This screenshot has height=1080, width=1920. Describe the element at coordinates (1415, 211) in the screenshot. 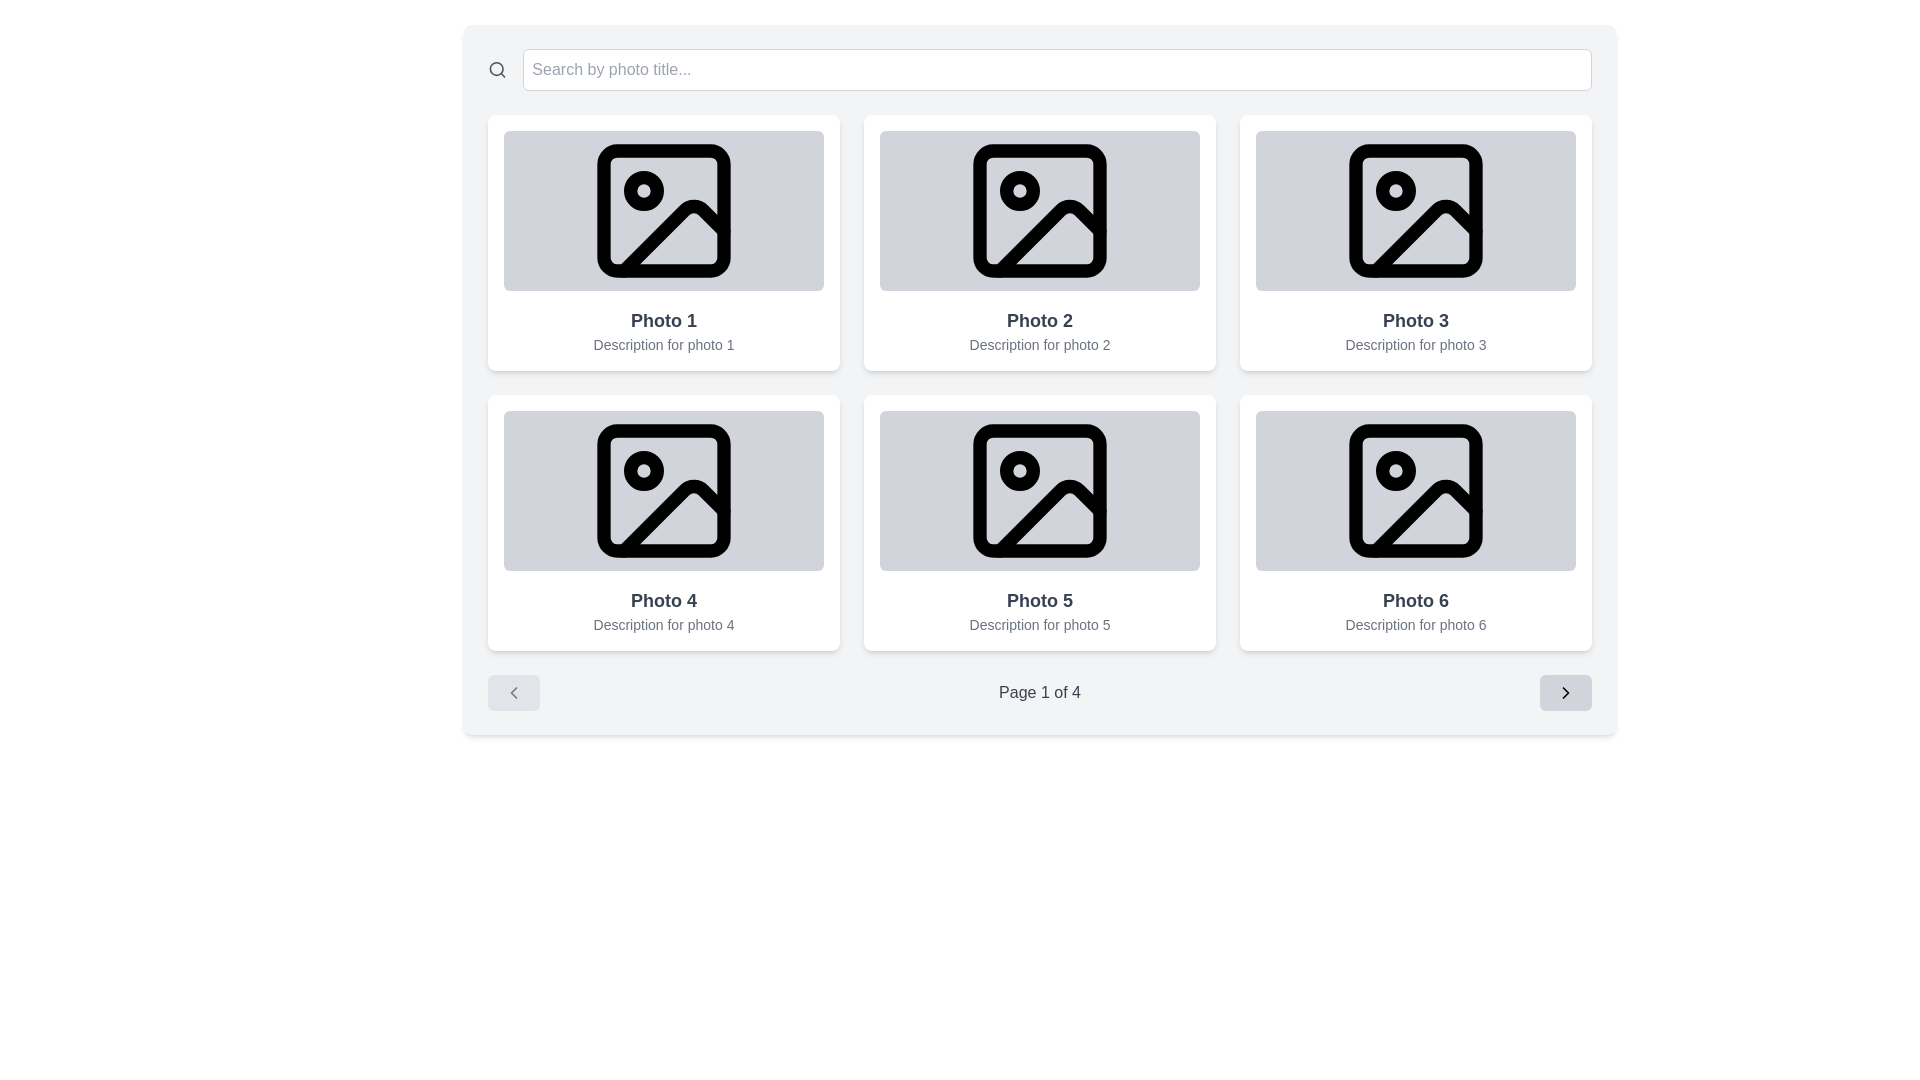

I see `SVG rectangle with rounded corners located in the top-left corner of the third photo card in the first row, within the image section` at that location.